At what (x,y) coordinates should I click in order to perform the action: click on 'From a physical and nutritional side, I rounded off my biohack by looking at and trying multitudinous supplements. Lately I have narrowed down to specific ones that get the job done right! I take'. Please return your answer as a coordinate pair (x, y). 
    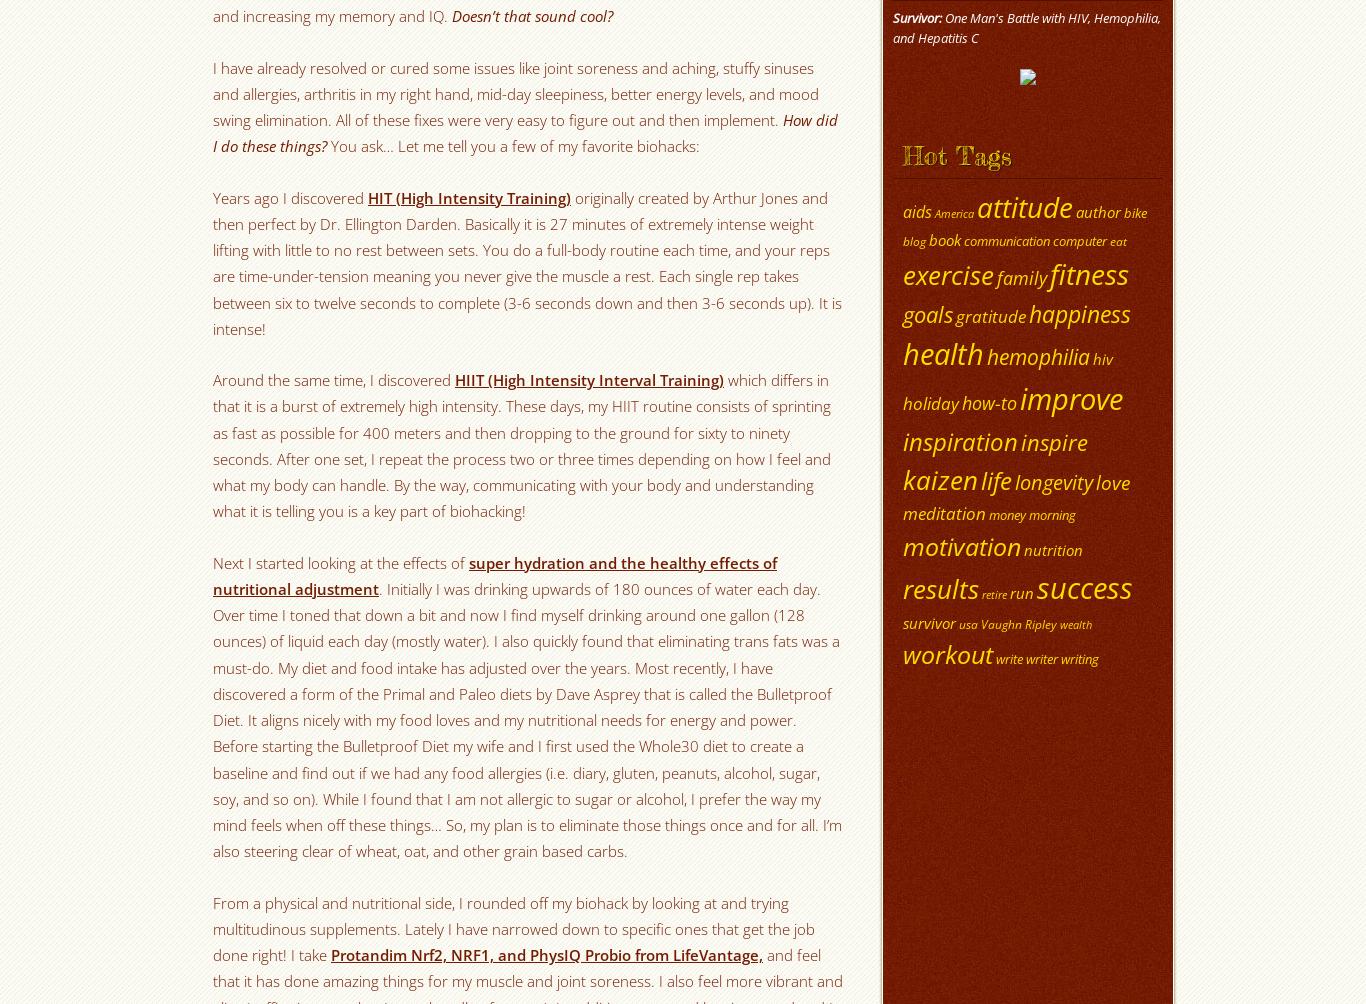
    Looking at the image, I should click on (514, 927).